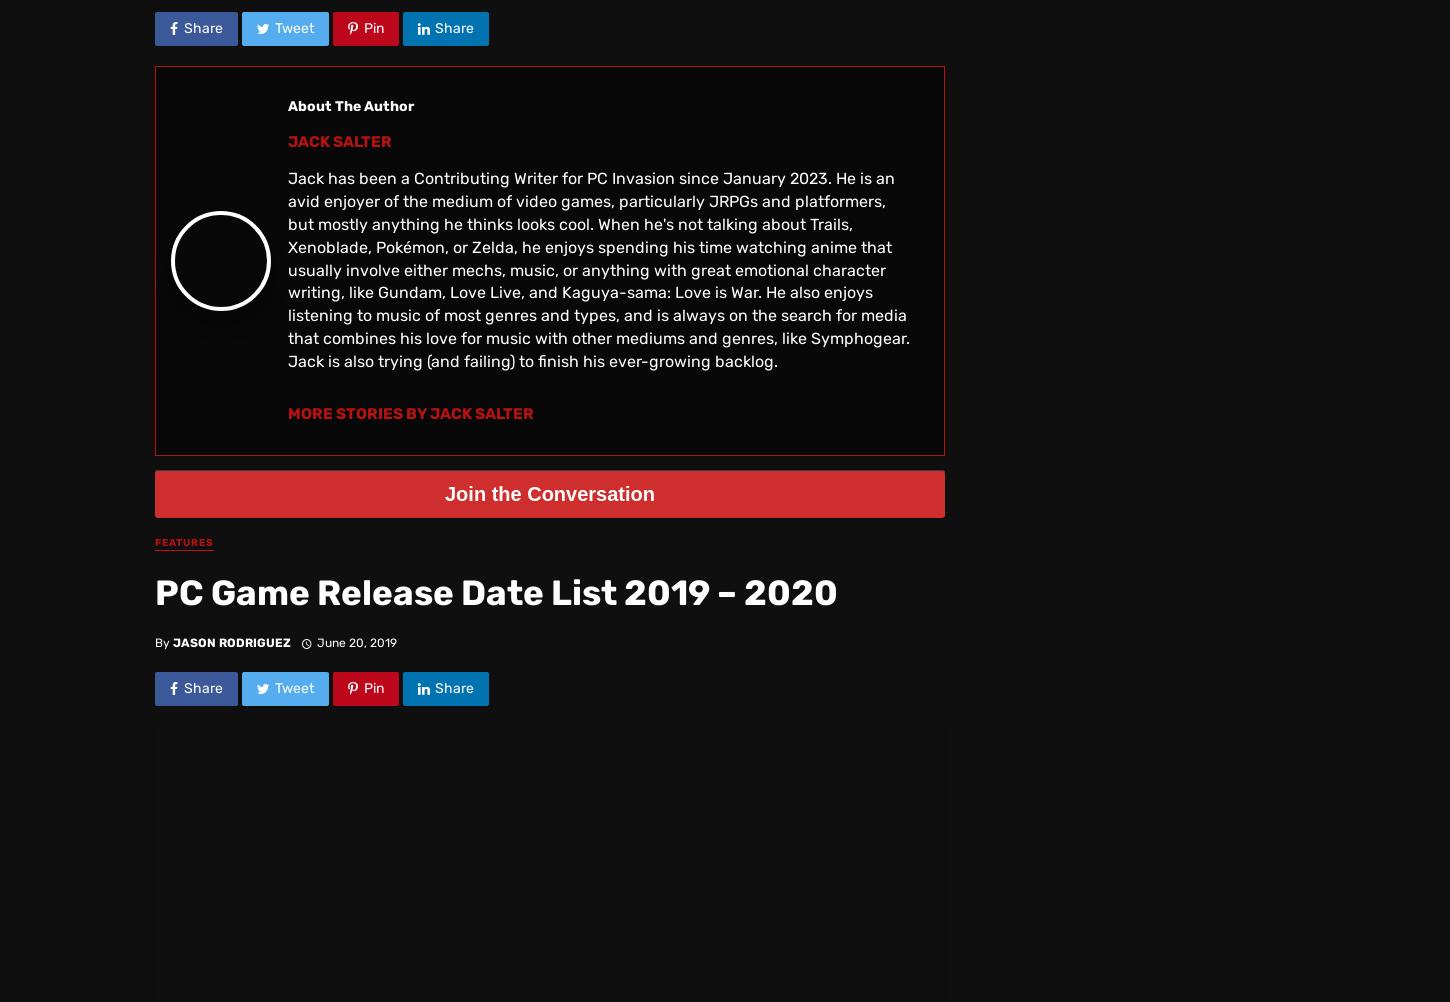 This screenshot has width=1450, height=1002. I want to click on 'More Stories by Jack Salter', so click(287, 413).